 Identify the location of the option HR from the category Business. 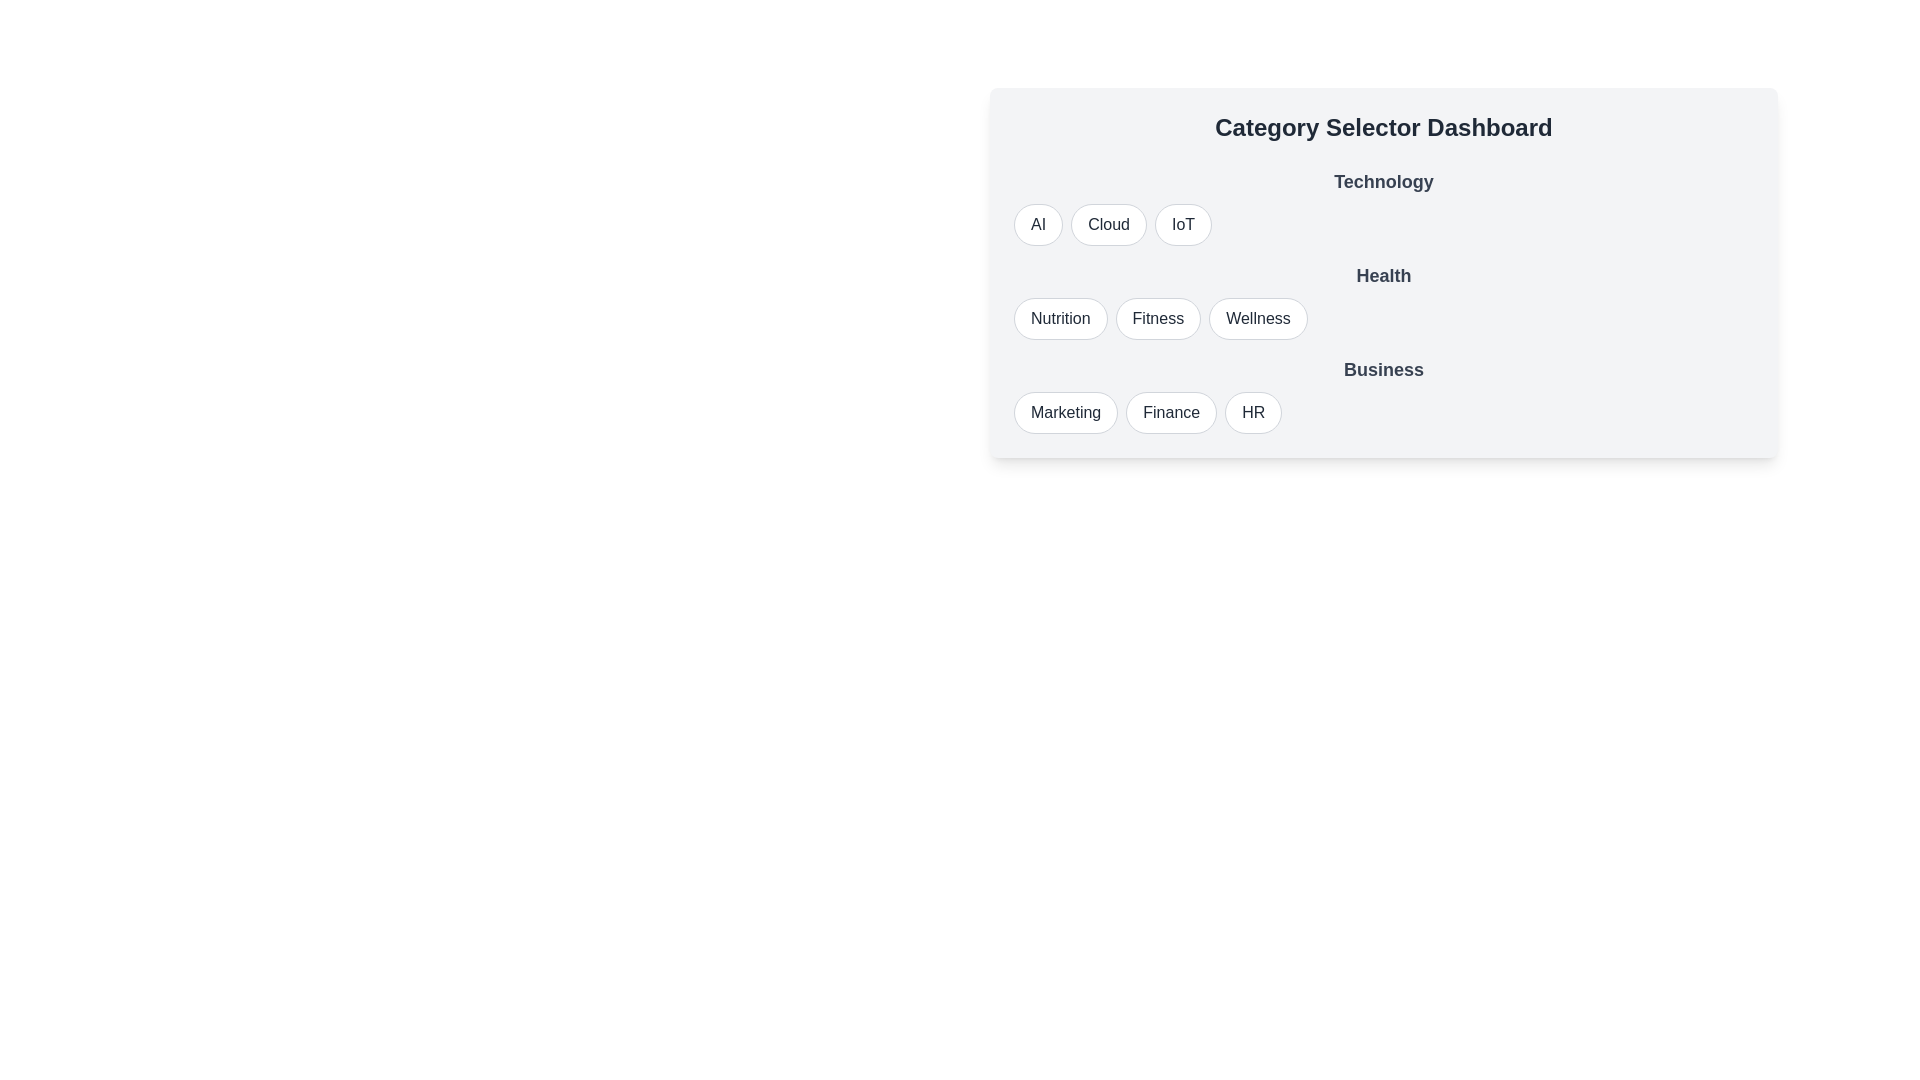
(1252, 411).